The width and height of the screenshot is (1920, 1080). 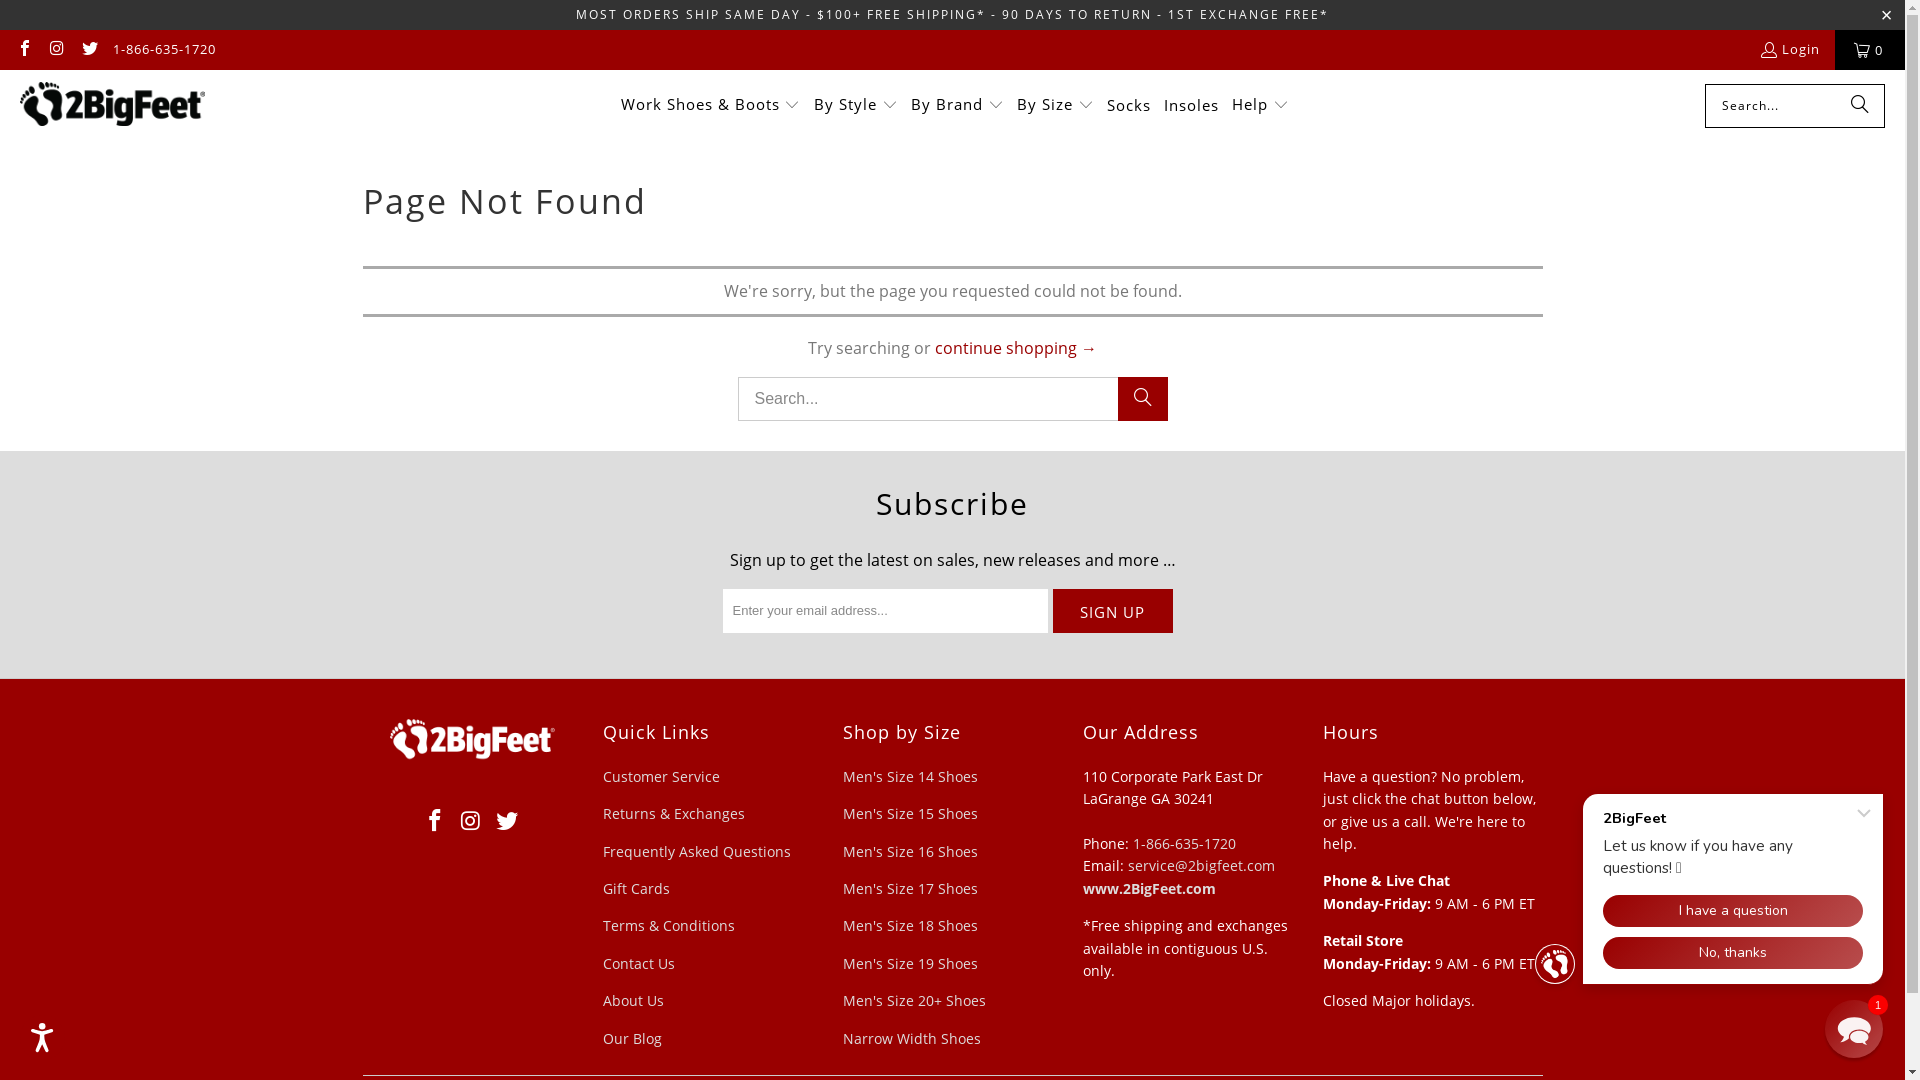 What do you see at coordinates (912, 1000) in the screenshot?
I see `'Men's Size 20+ Shoes'` at bounding box center [912, 1000].